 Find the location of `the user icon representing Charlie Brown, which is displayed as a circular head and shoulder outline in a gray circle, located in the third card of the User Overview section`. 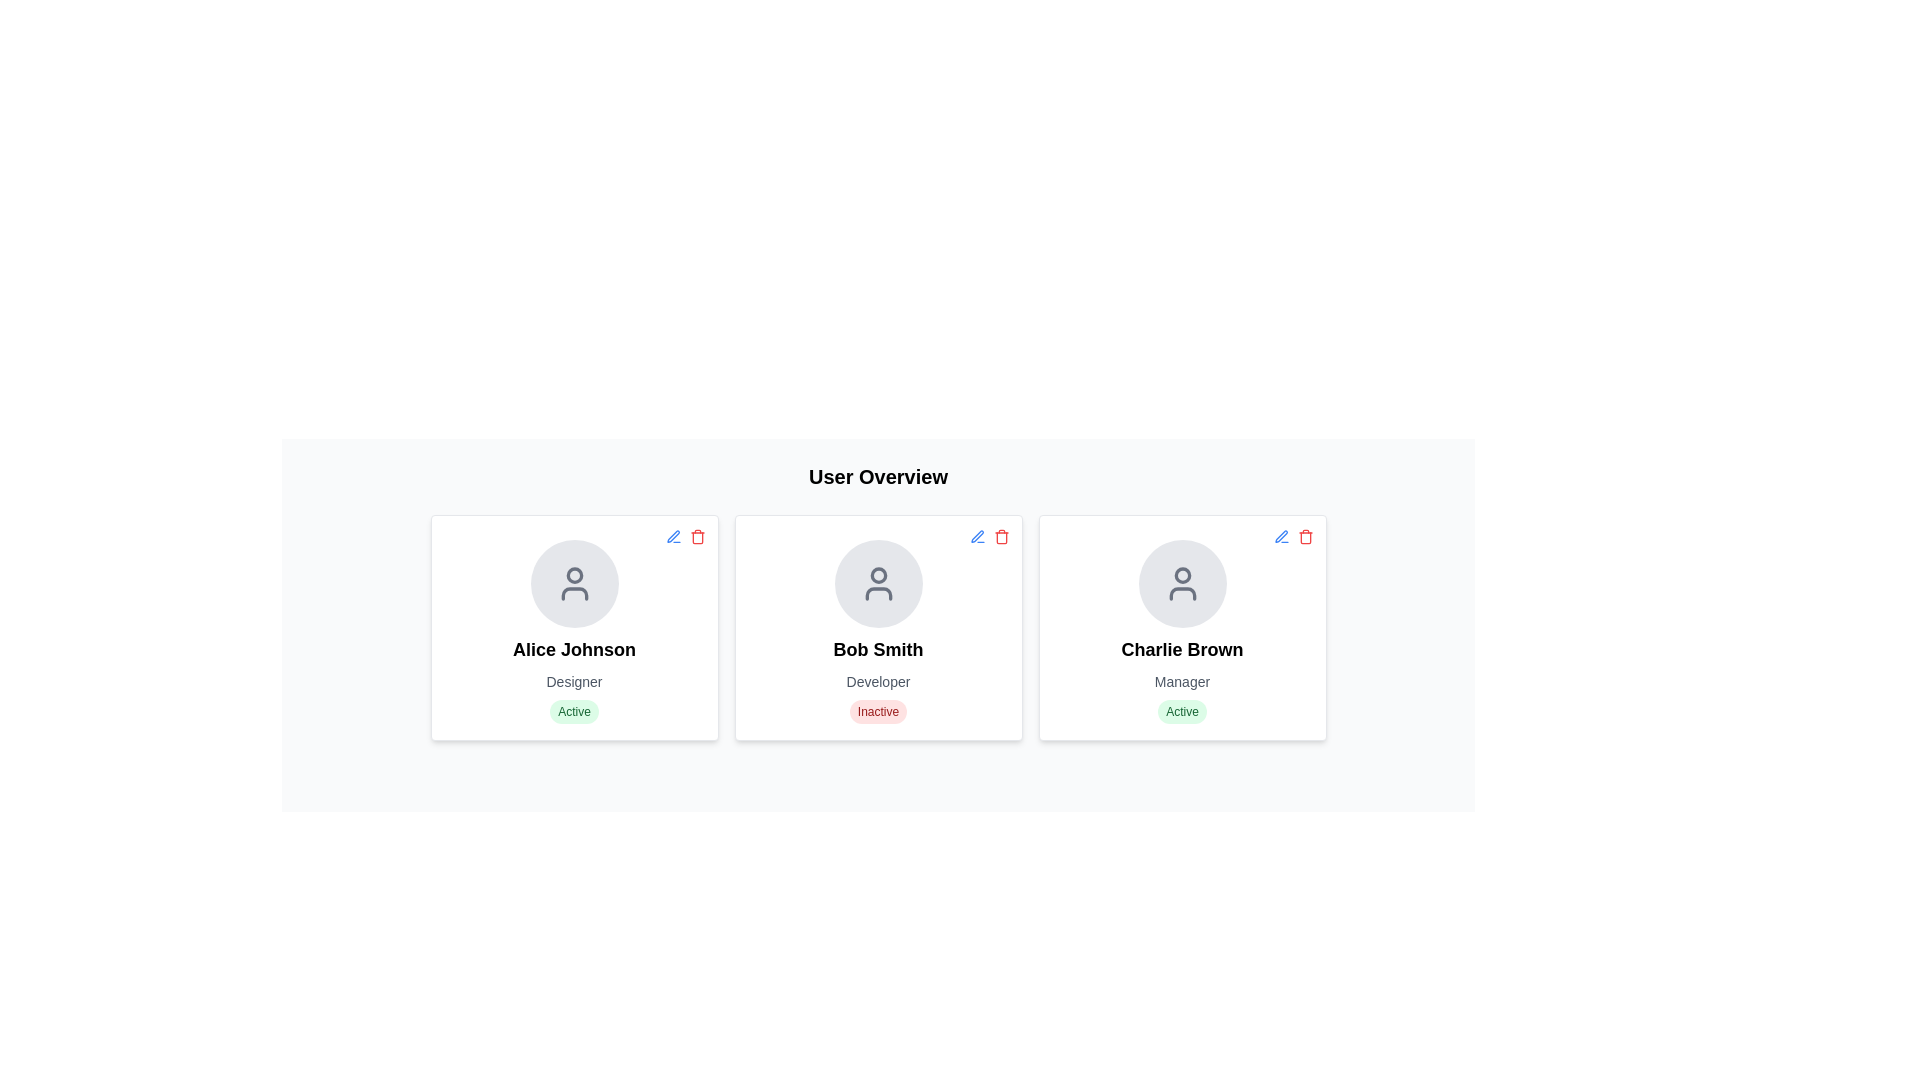

the user icon representing Charlie Brown, which is displayed as a circular head and shoulder outline in a gray circle, located in the third card of the User Overview section is located at coordinates (1182, 583).